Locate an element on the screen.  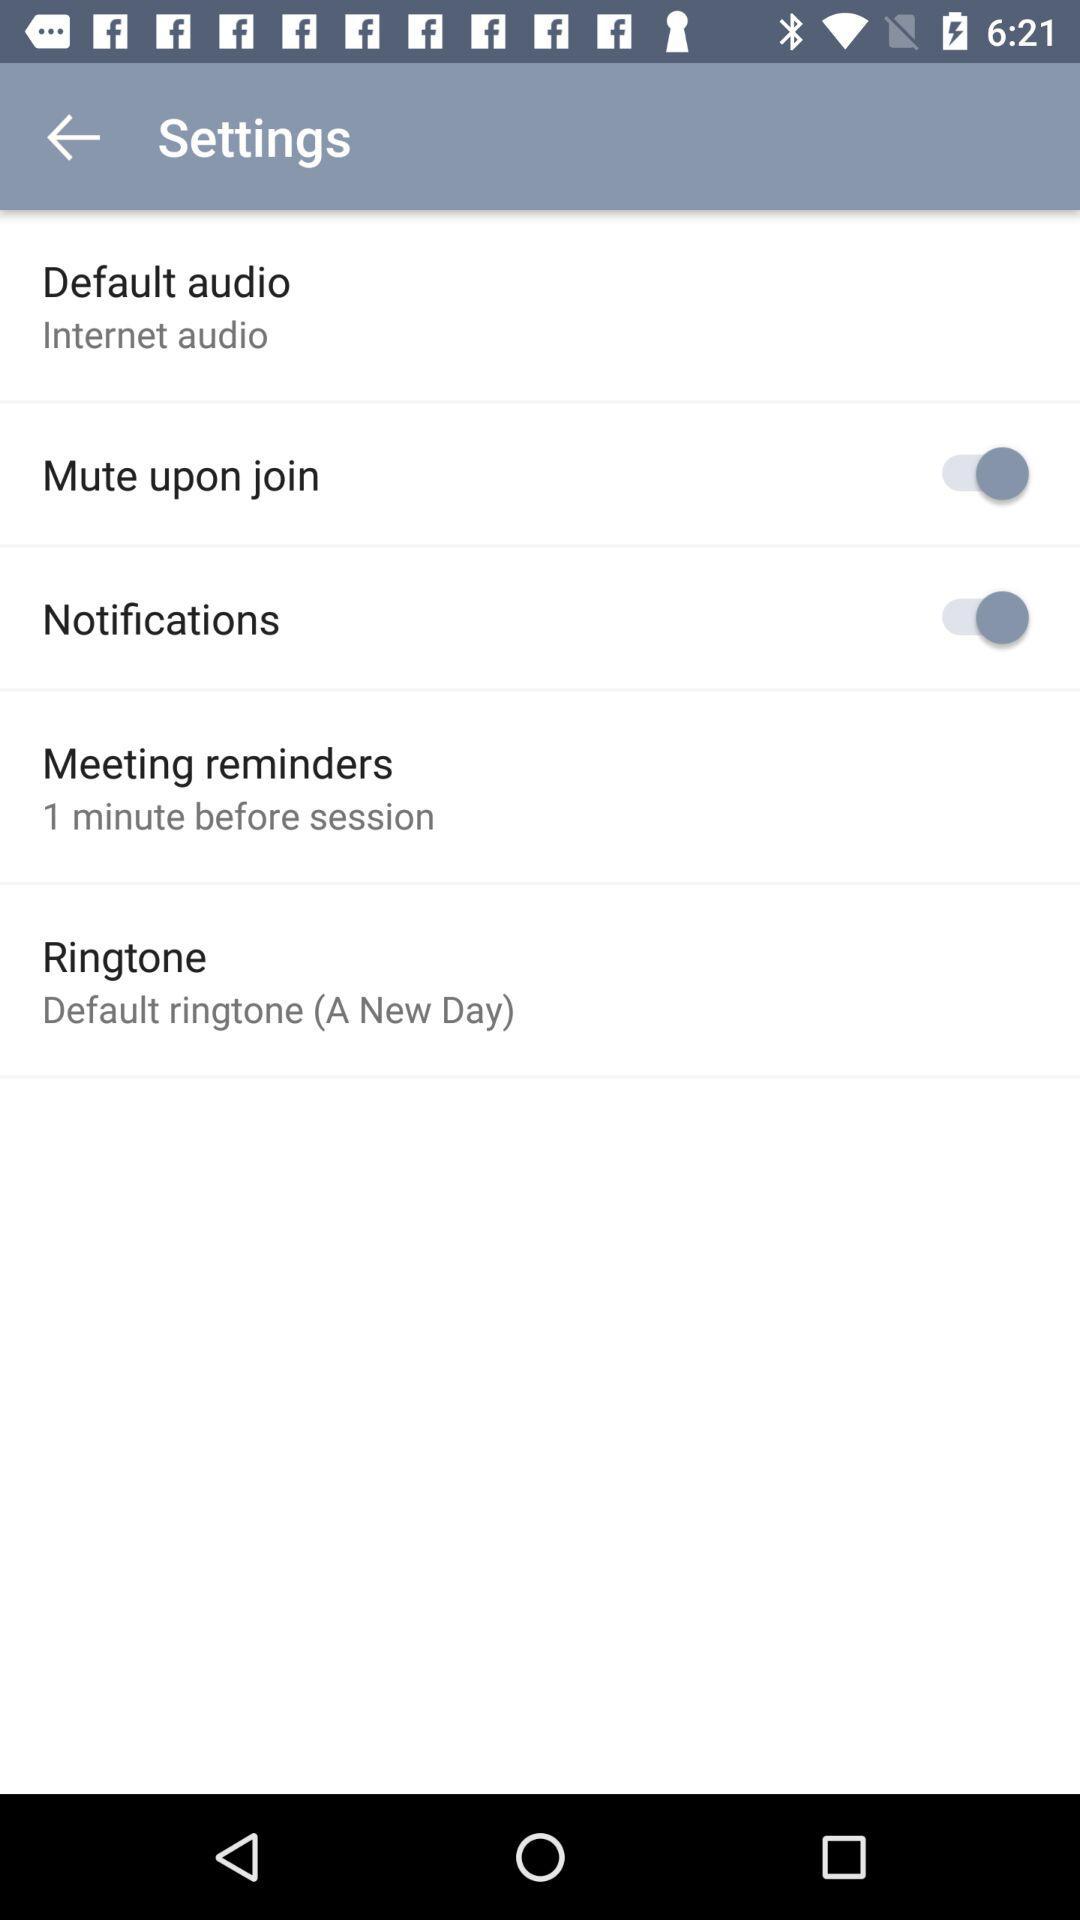
item above the ringtone item is located at coordinates (237, 815).